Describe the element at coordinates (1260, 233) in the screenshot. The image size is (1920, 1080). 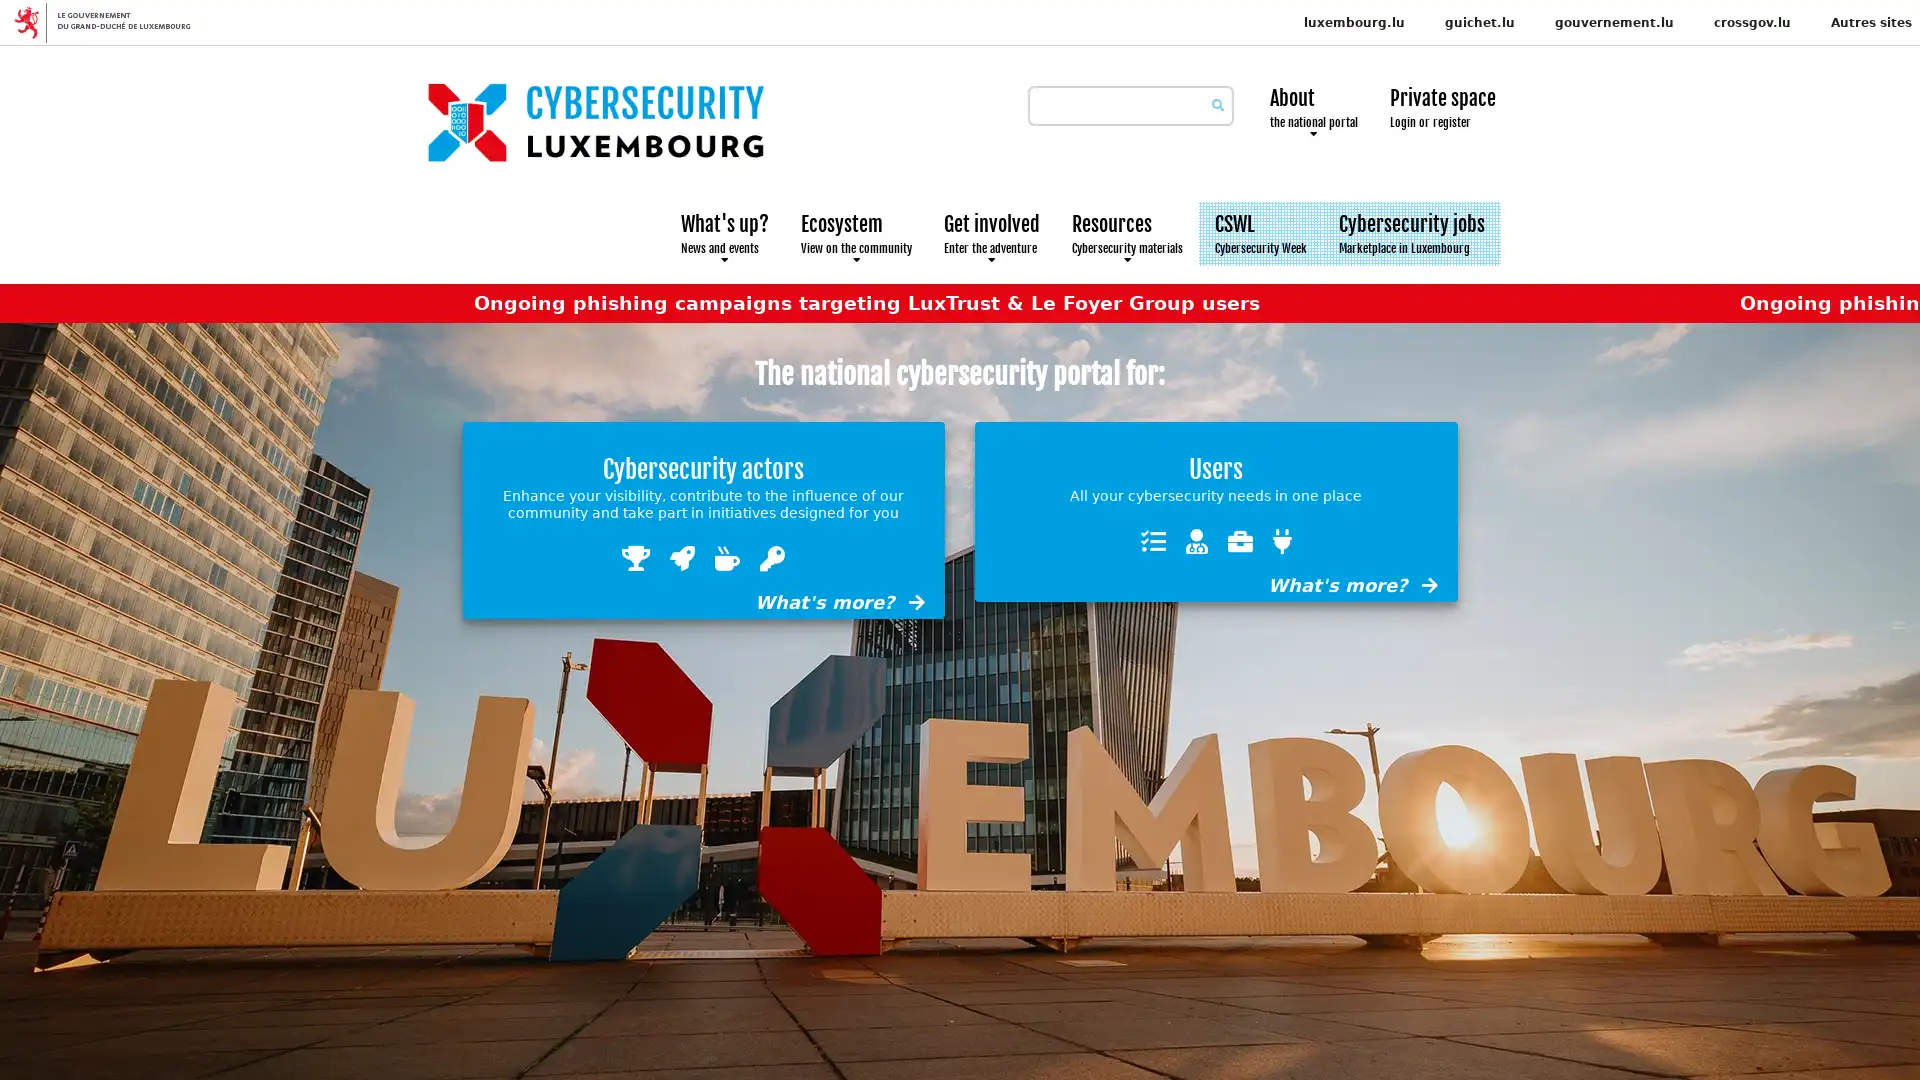
I see `CSWL Cybersecurity Week` at that location.